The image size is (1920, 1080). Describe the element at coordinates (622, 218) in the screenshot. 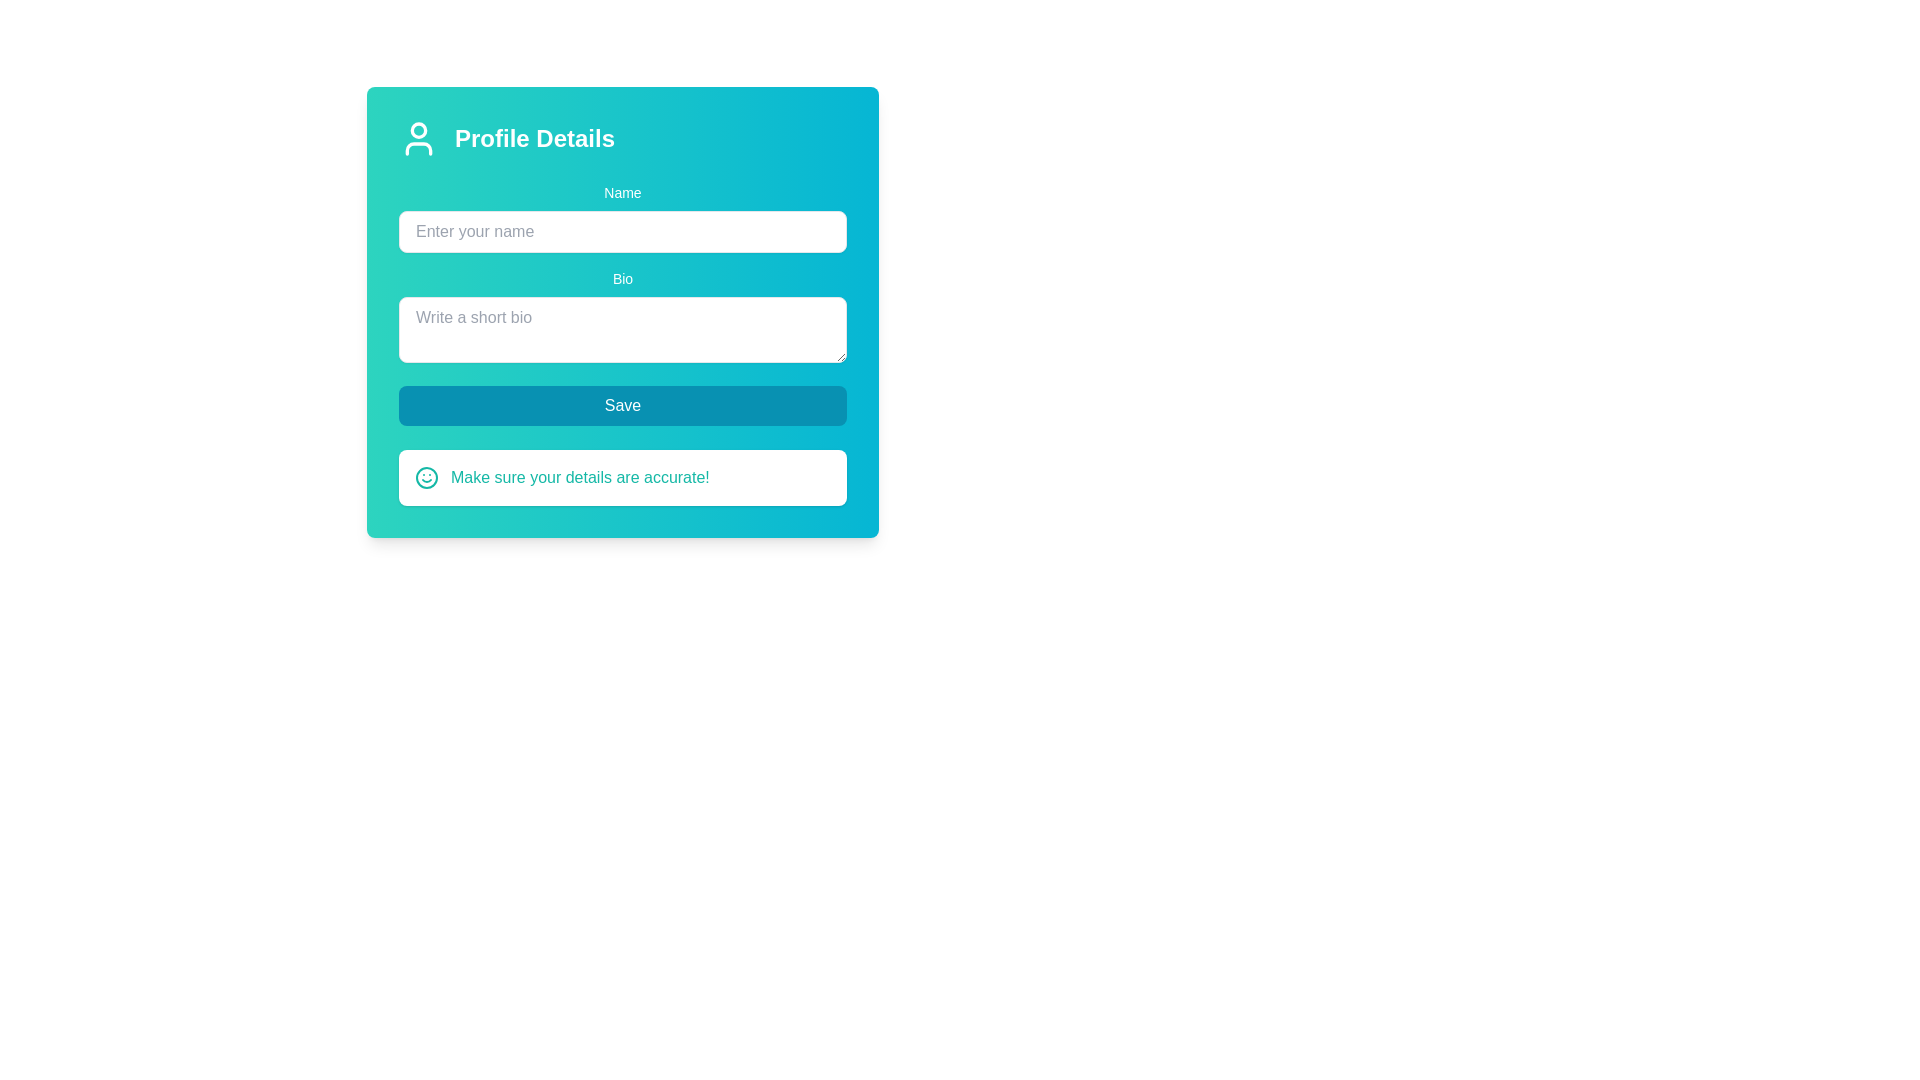

I see `the text input field labeled 'Name', which has rounded corners and a white background` at that location.